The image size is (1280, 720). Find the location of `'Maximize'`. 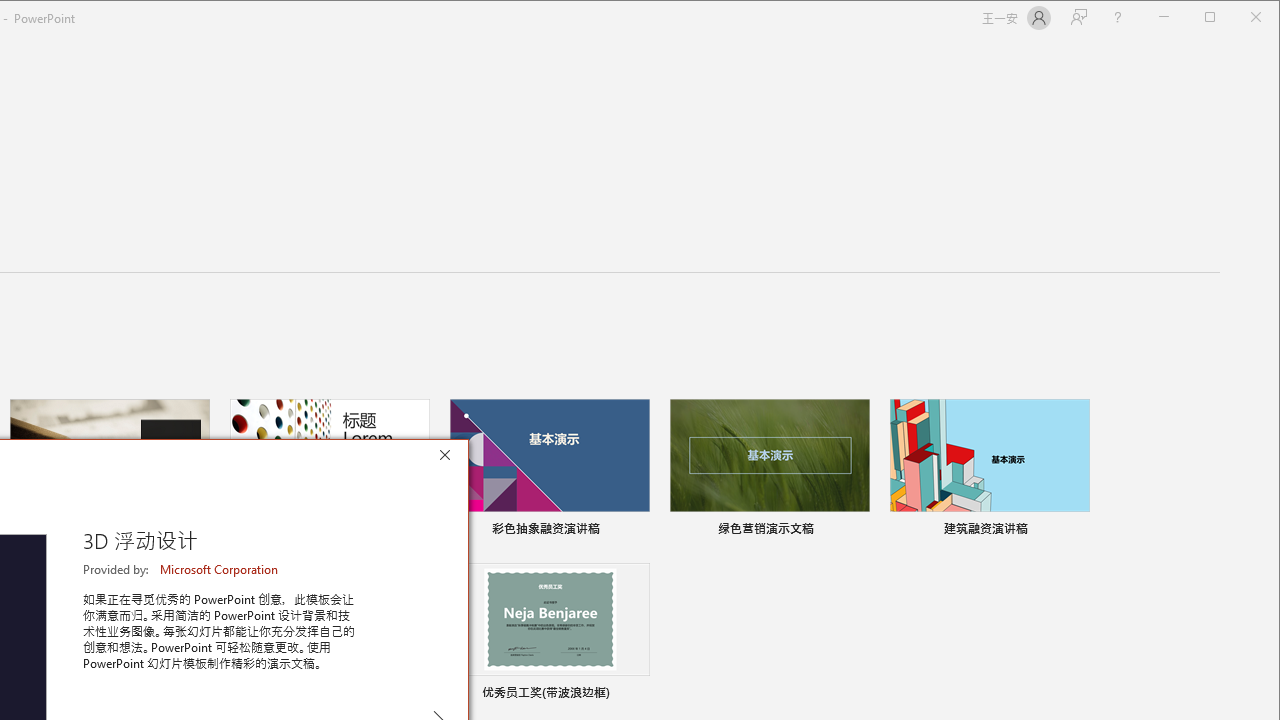

'Maximize' is located at coordinates (1238, 19).